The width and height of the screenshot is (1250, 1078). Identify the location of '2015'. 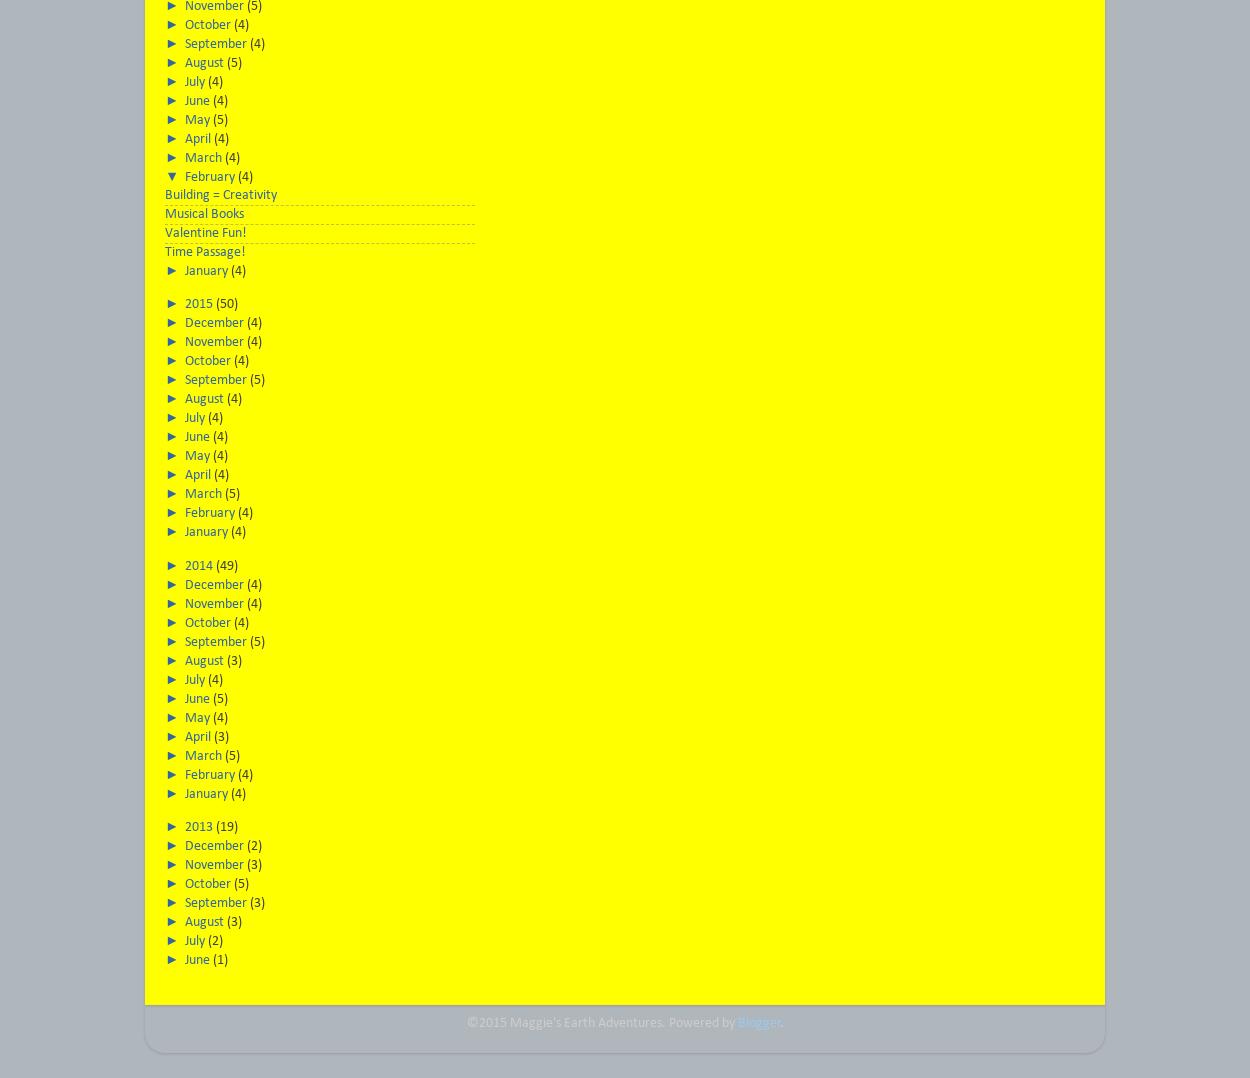
(199, 304).